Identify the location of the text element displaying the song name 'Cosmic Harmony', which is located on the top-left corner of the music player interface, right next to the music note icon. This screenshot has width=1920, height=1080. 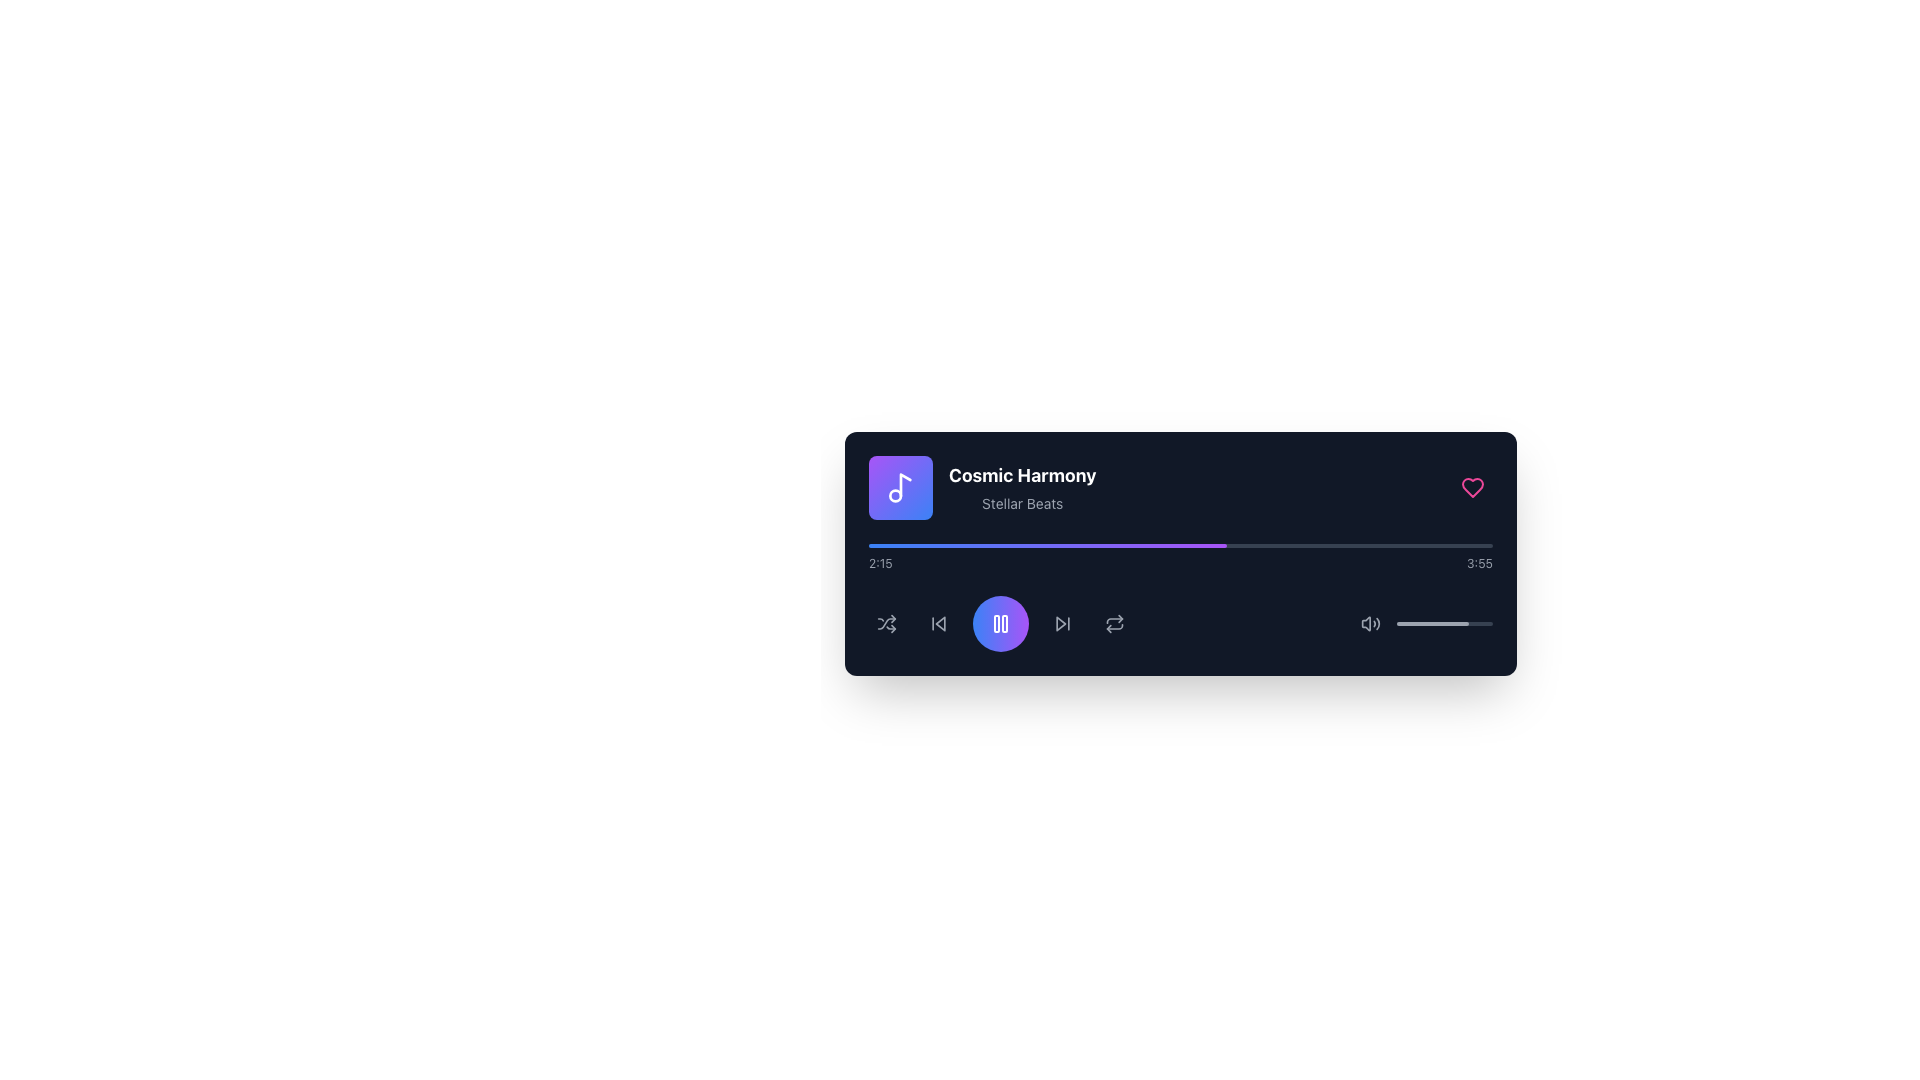
(1022, 475).